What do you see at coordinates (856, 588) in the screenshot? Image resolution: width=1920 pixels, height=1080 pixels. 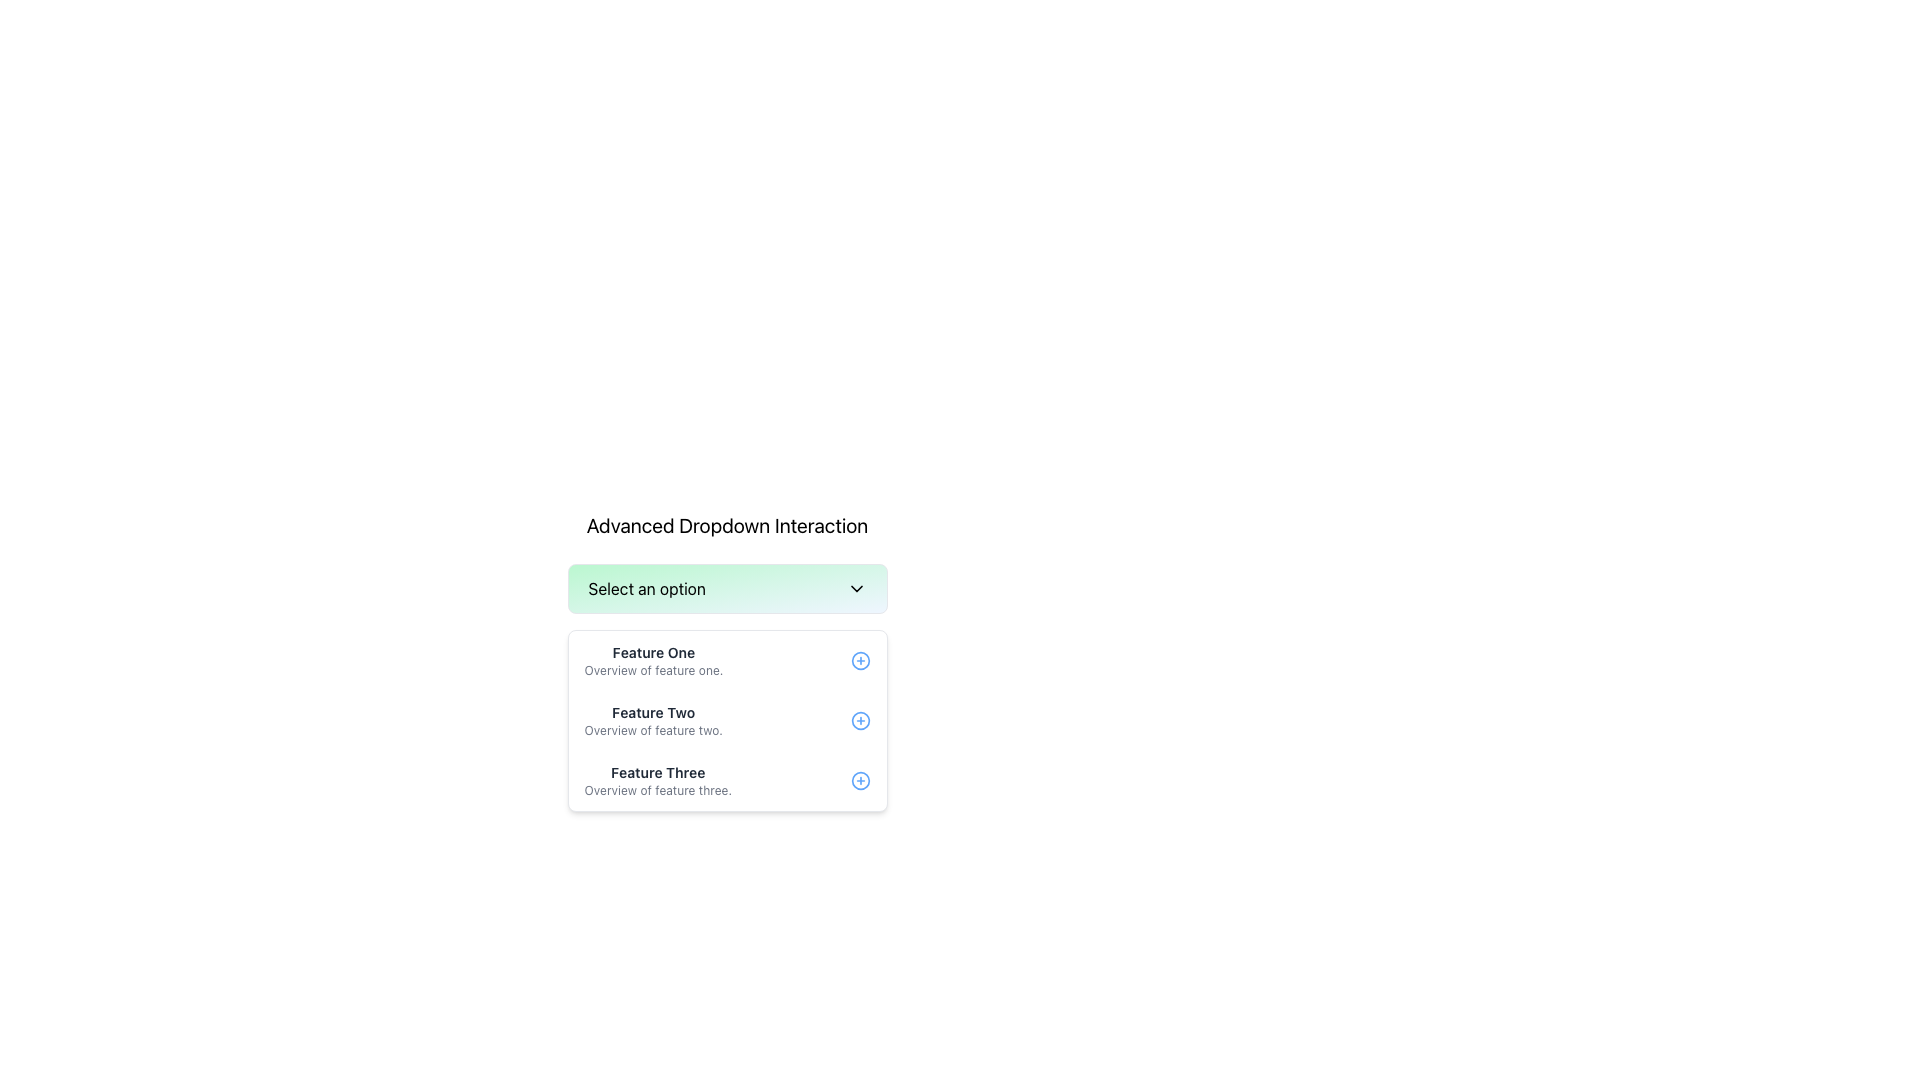 I see `the downward-pointing chevron icon located at the rightmost end of the 'Select an option' bar` at bounding box center [856, 588].